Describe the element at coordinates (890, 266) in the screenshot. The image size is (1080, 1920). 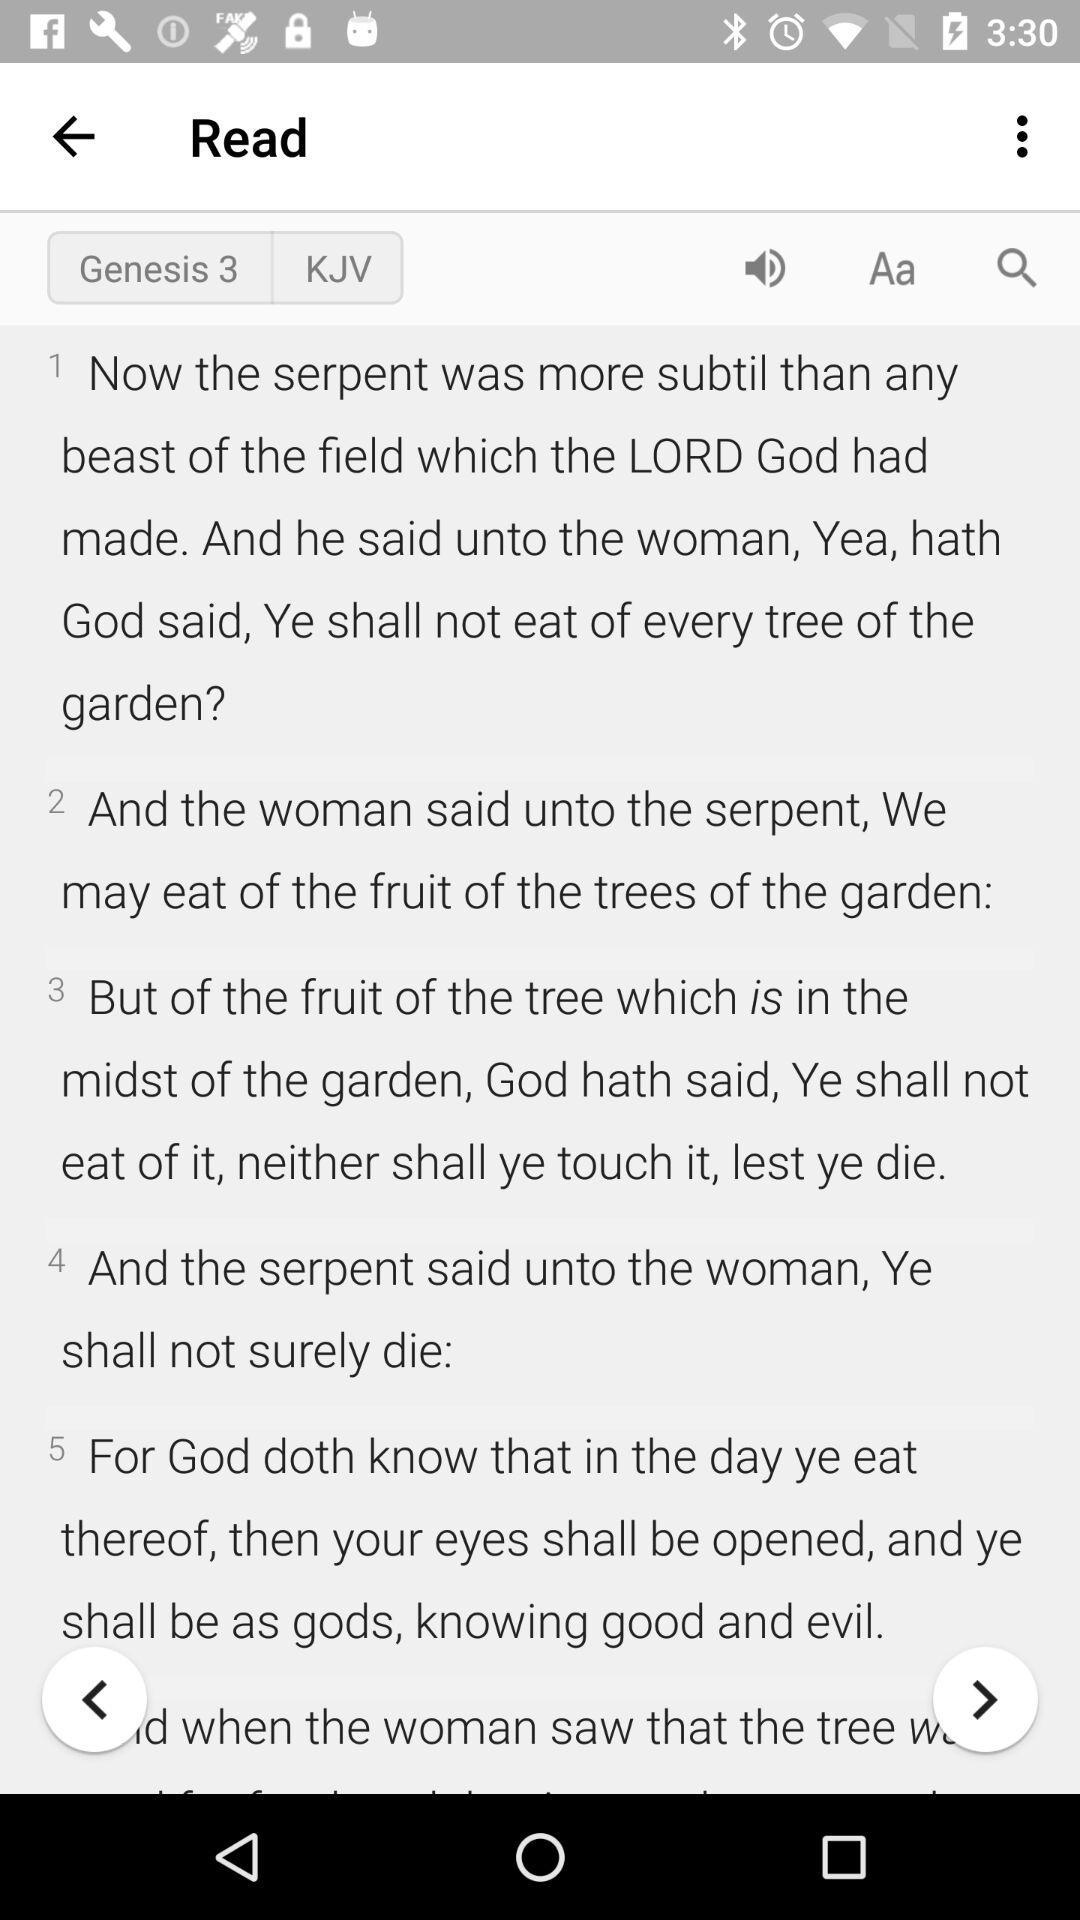
I see `edit text size` at that location.